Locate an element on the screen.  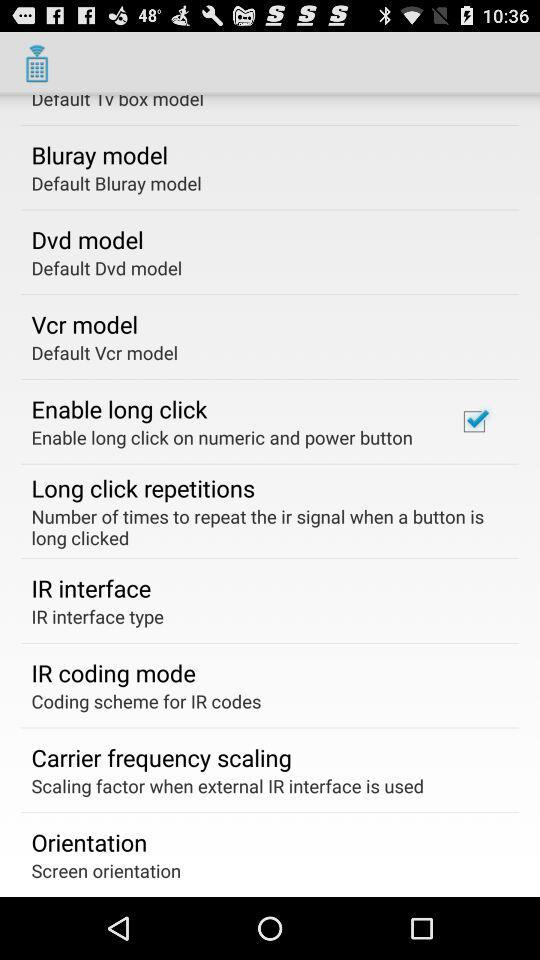
the app at the bottom is located at coordinates (226, 785).